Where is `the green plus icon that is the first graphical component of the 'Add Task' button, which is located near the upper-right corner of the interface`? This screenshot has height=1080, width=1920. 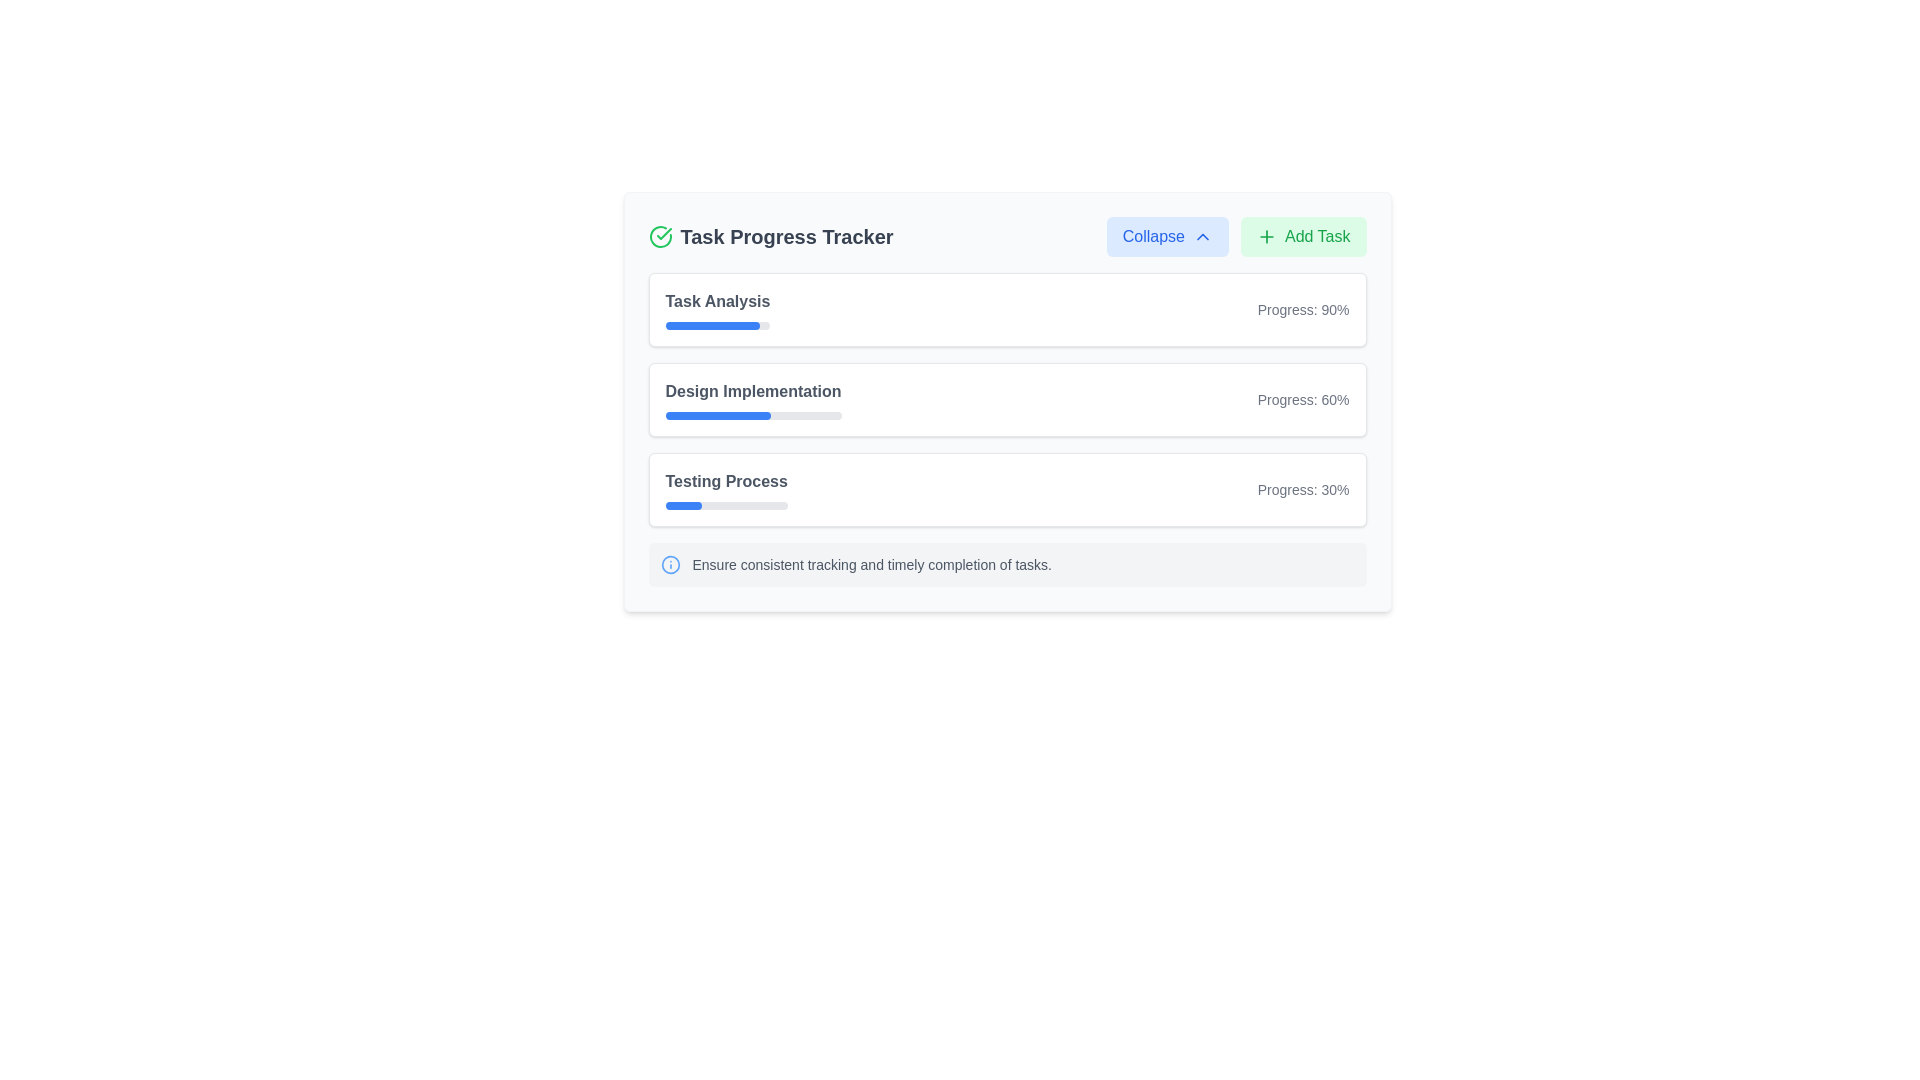
the green plus icon that is the first graphical component of the 'Add Task' button, which is located near the upper-right corner of the interface is located at coordinates (1266, 235).